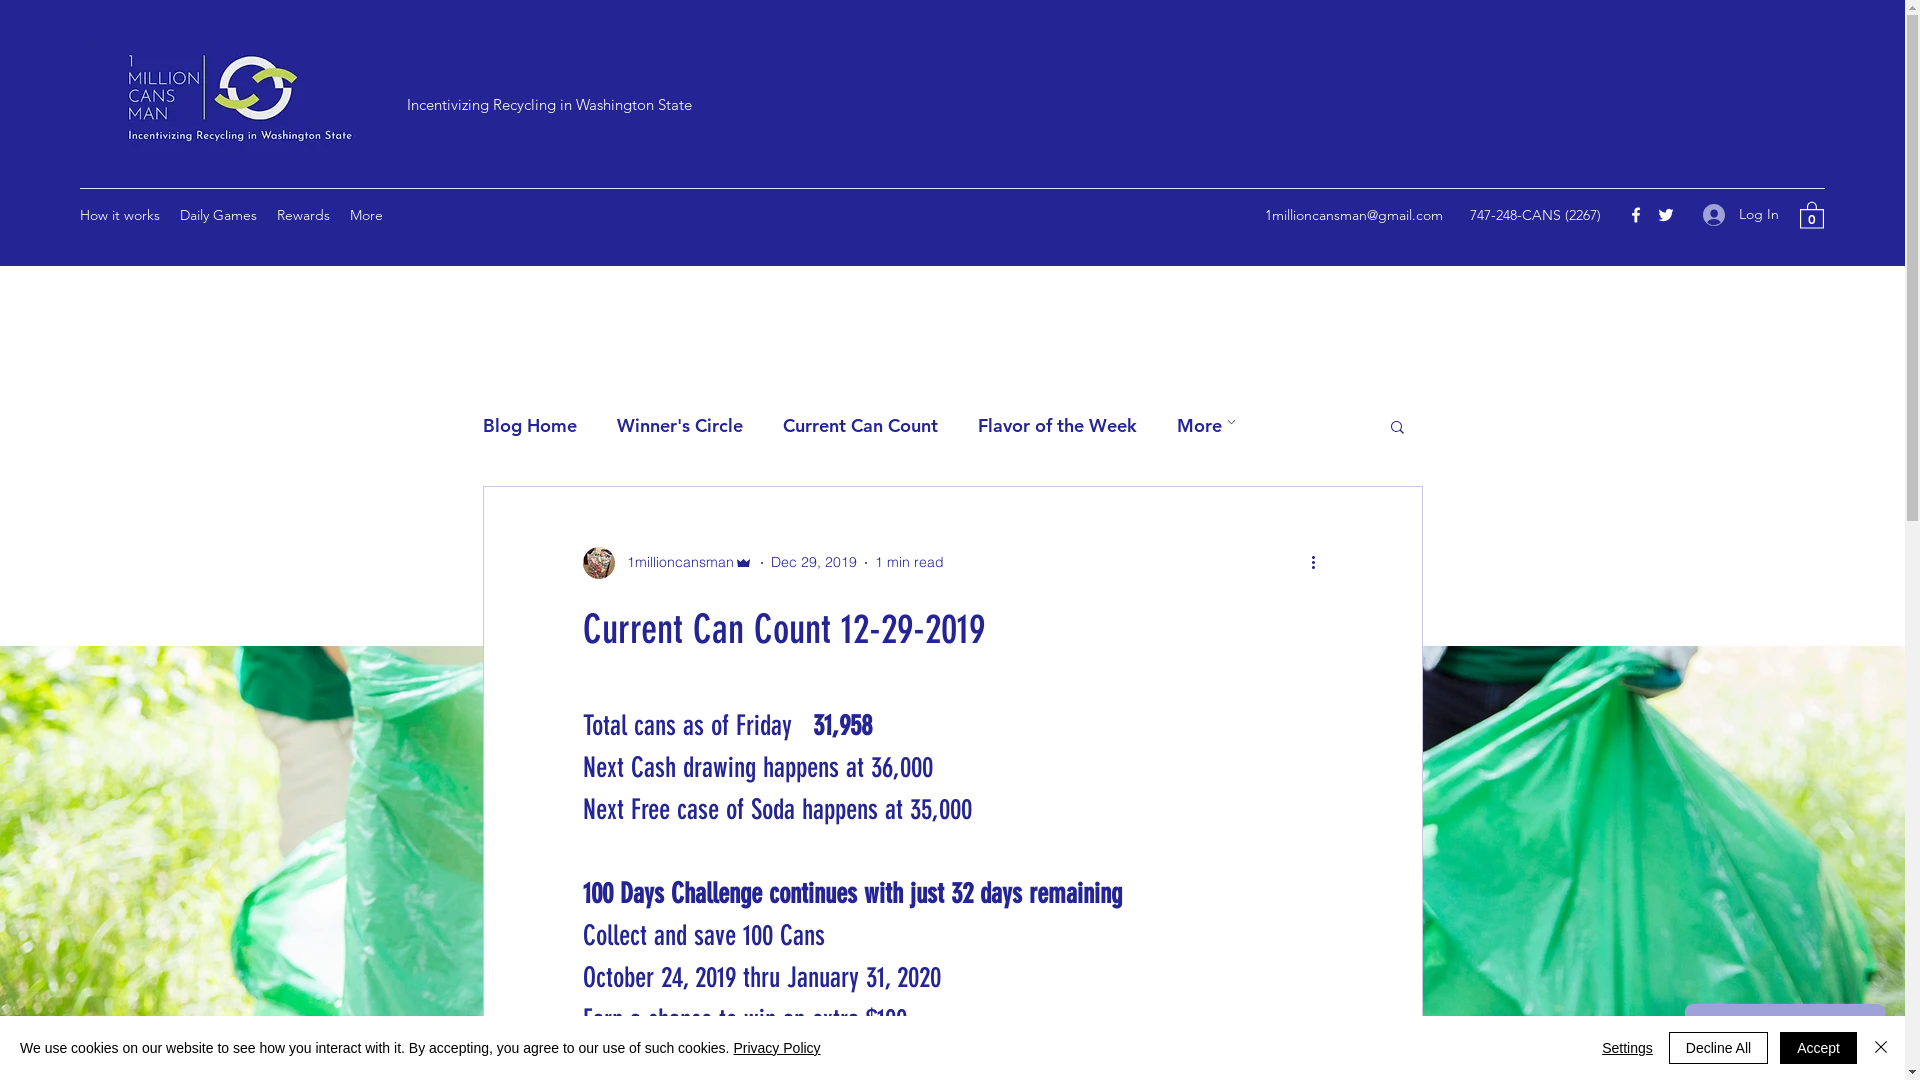  I want to click on 'Privacy Policy', so click(775, 1047).